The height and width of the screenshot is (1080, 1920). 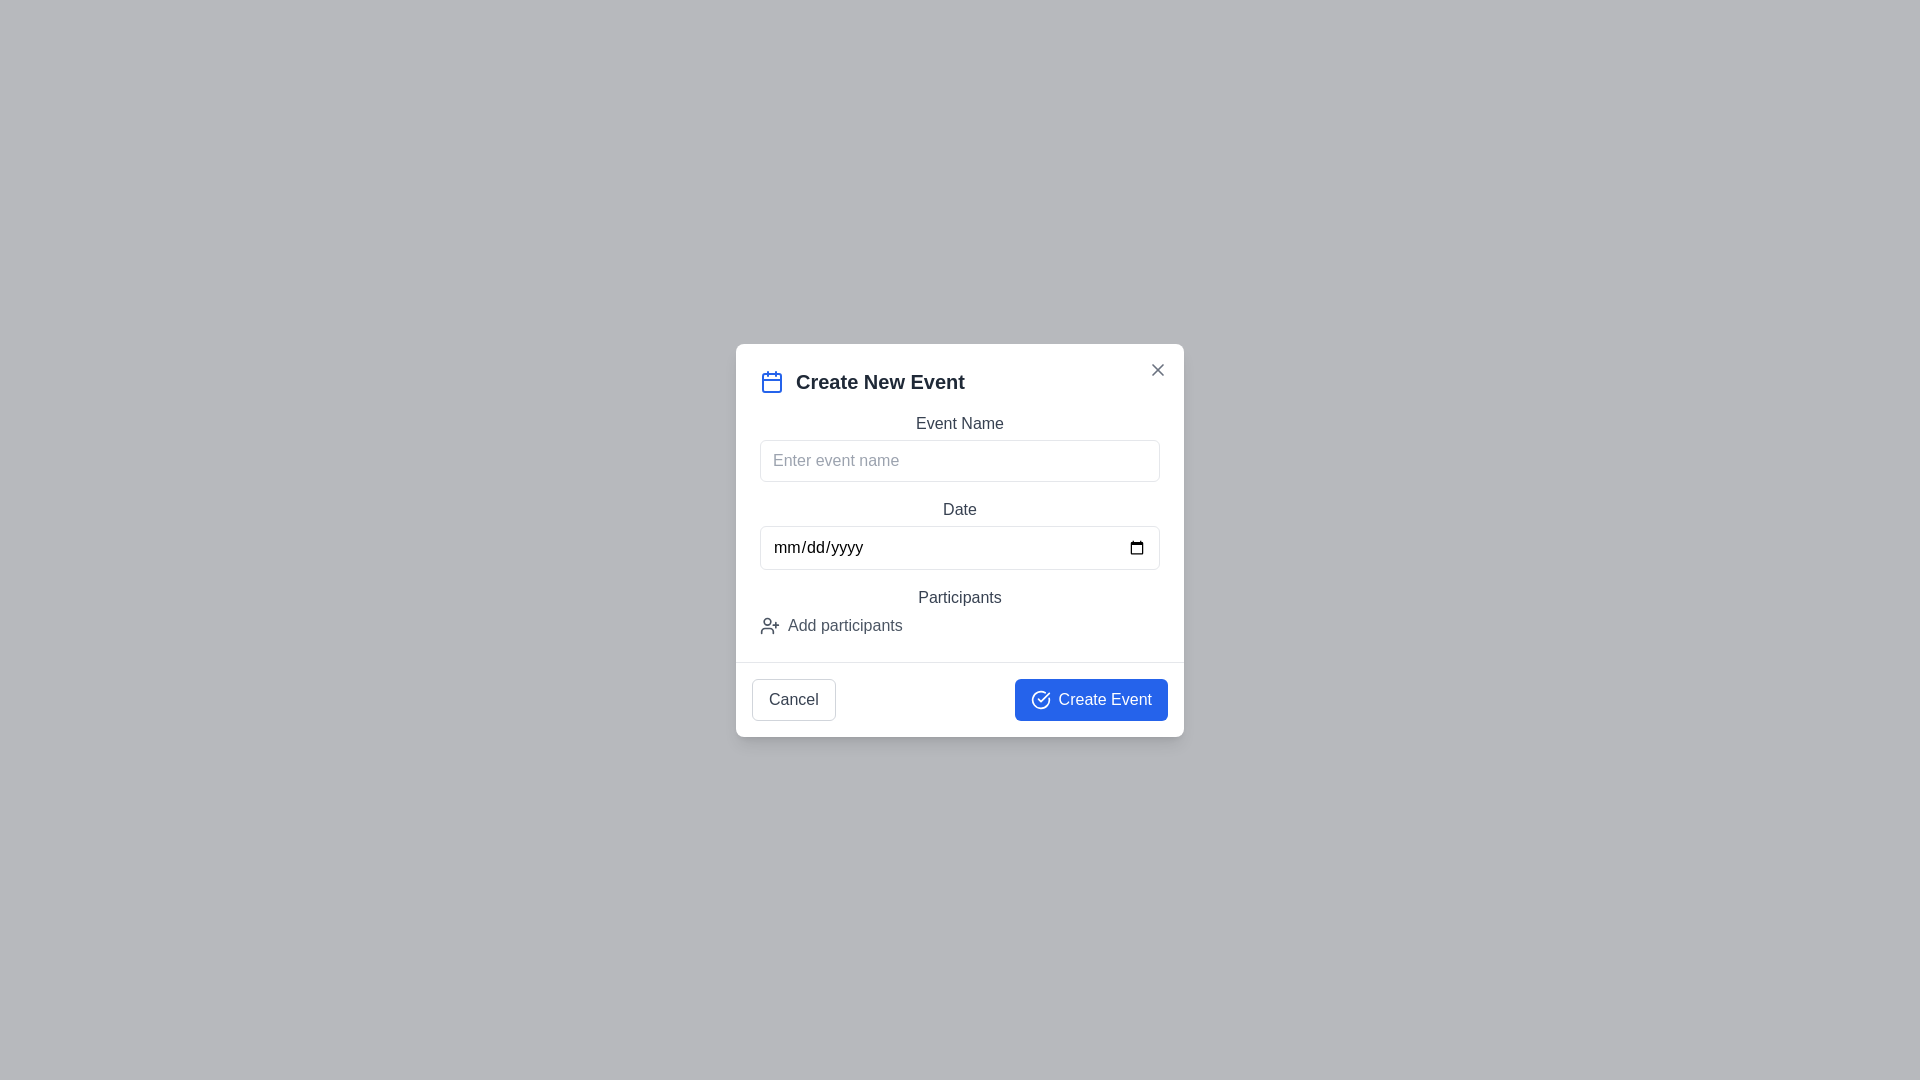 What do you see at coordinates (880, 381) in the screenshot?
I see `the header text 'Create New Event' which is prominently displayed in a bold, large font with dark gray color, located at the upper part of a centered modal dialog` at bounding box center [880, 381].